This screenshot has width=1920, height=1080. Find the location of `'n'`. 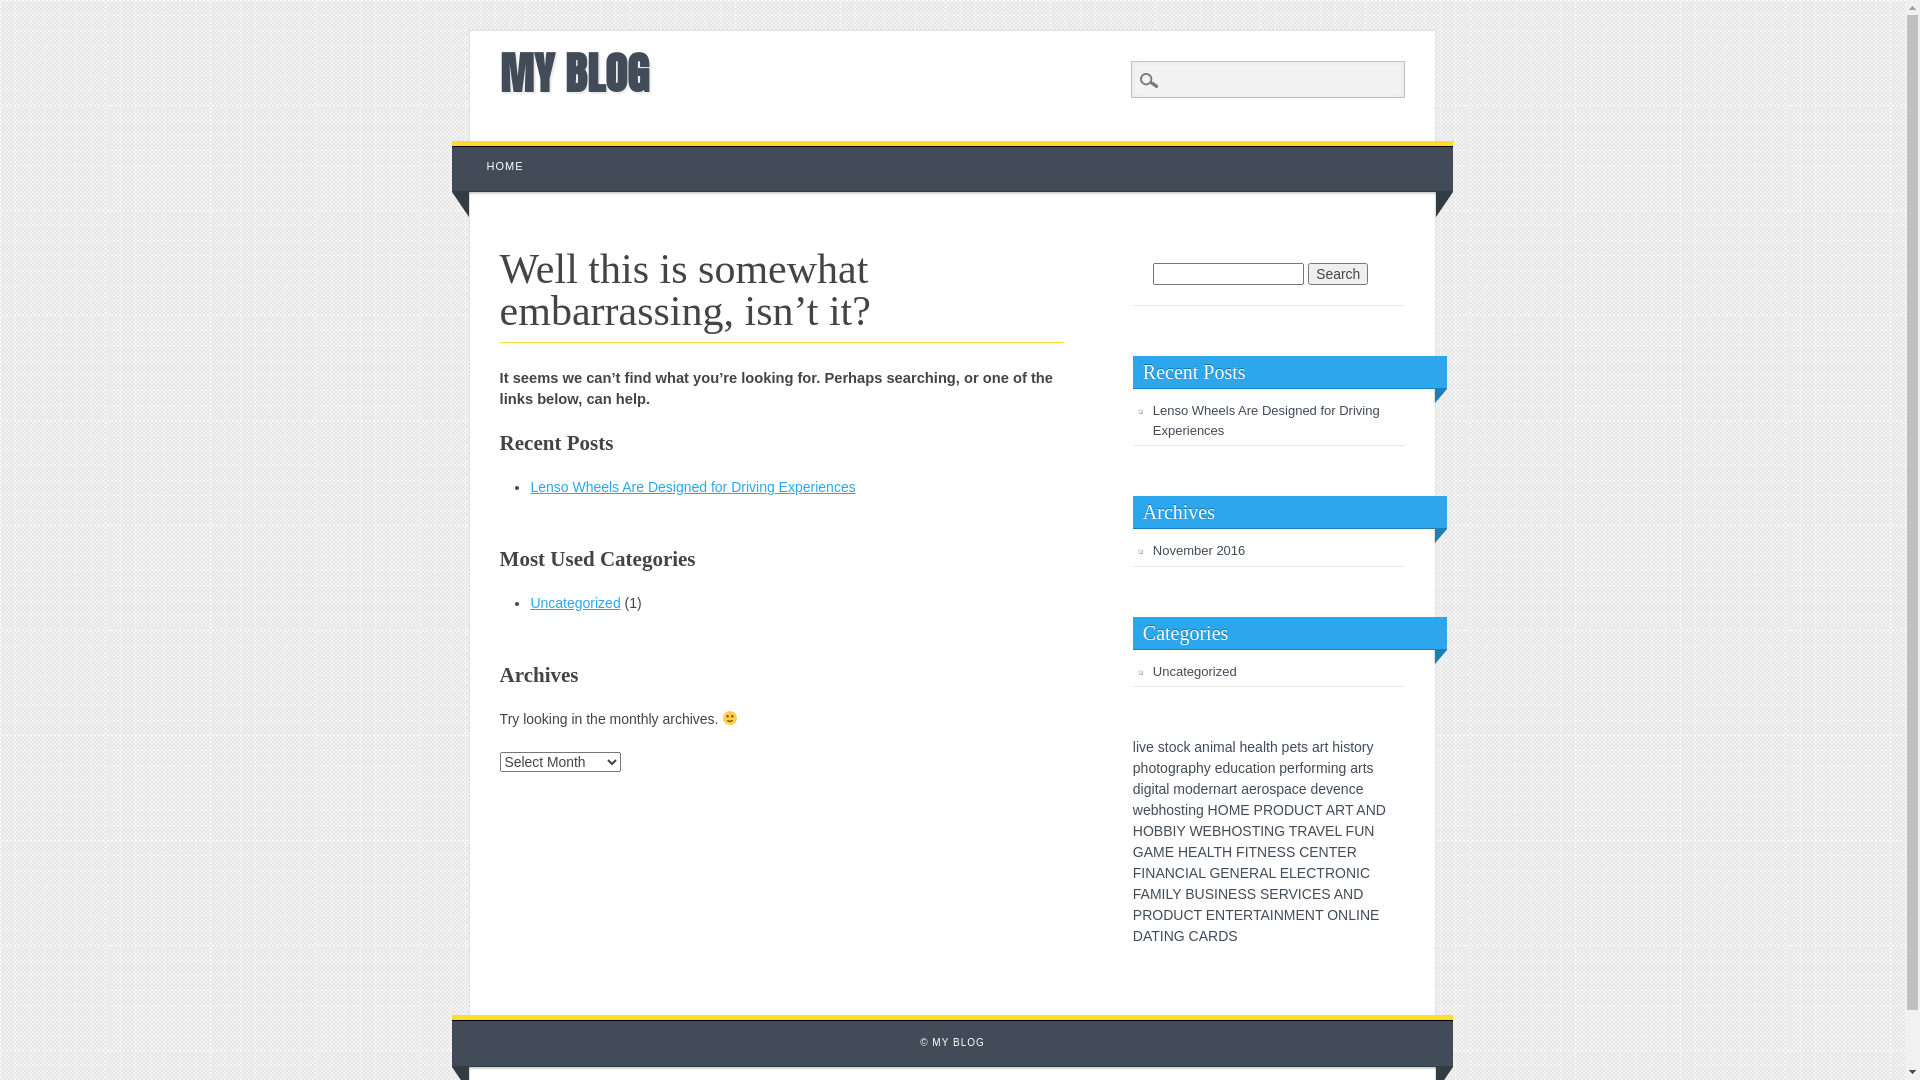

'n' is located at coordinates (1204, 747).